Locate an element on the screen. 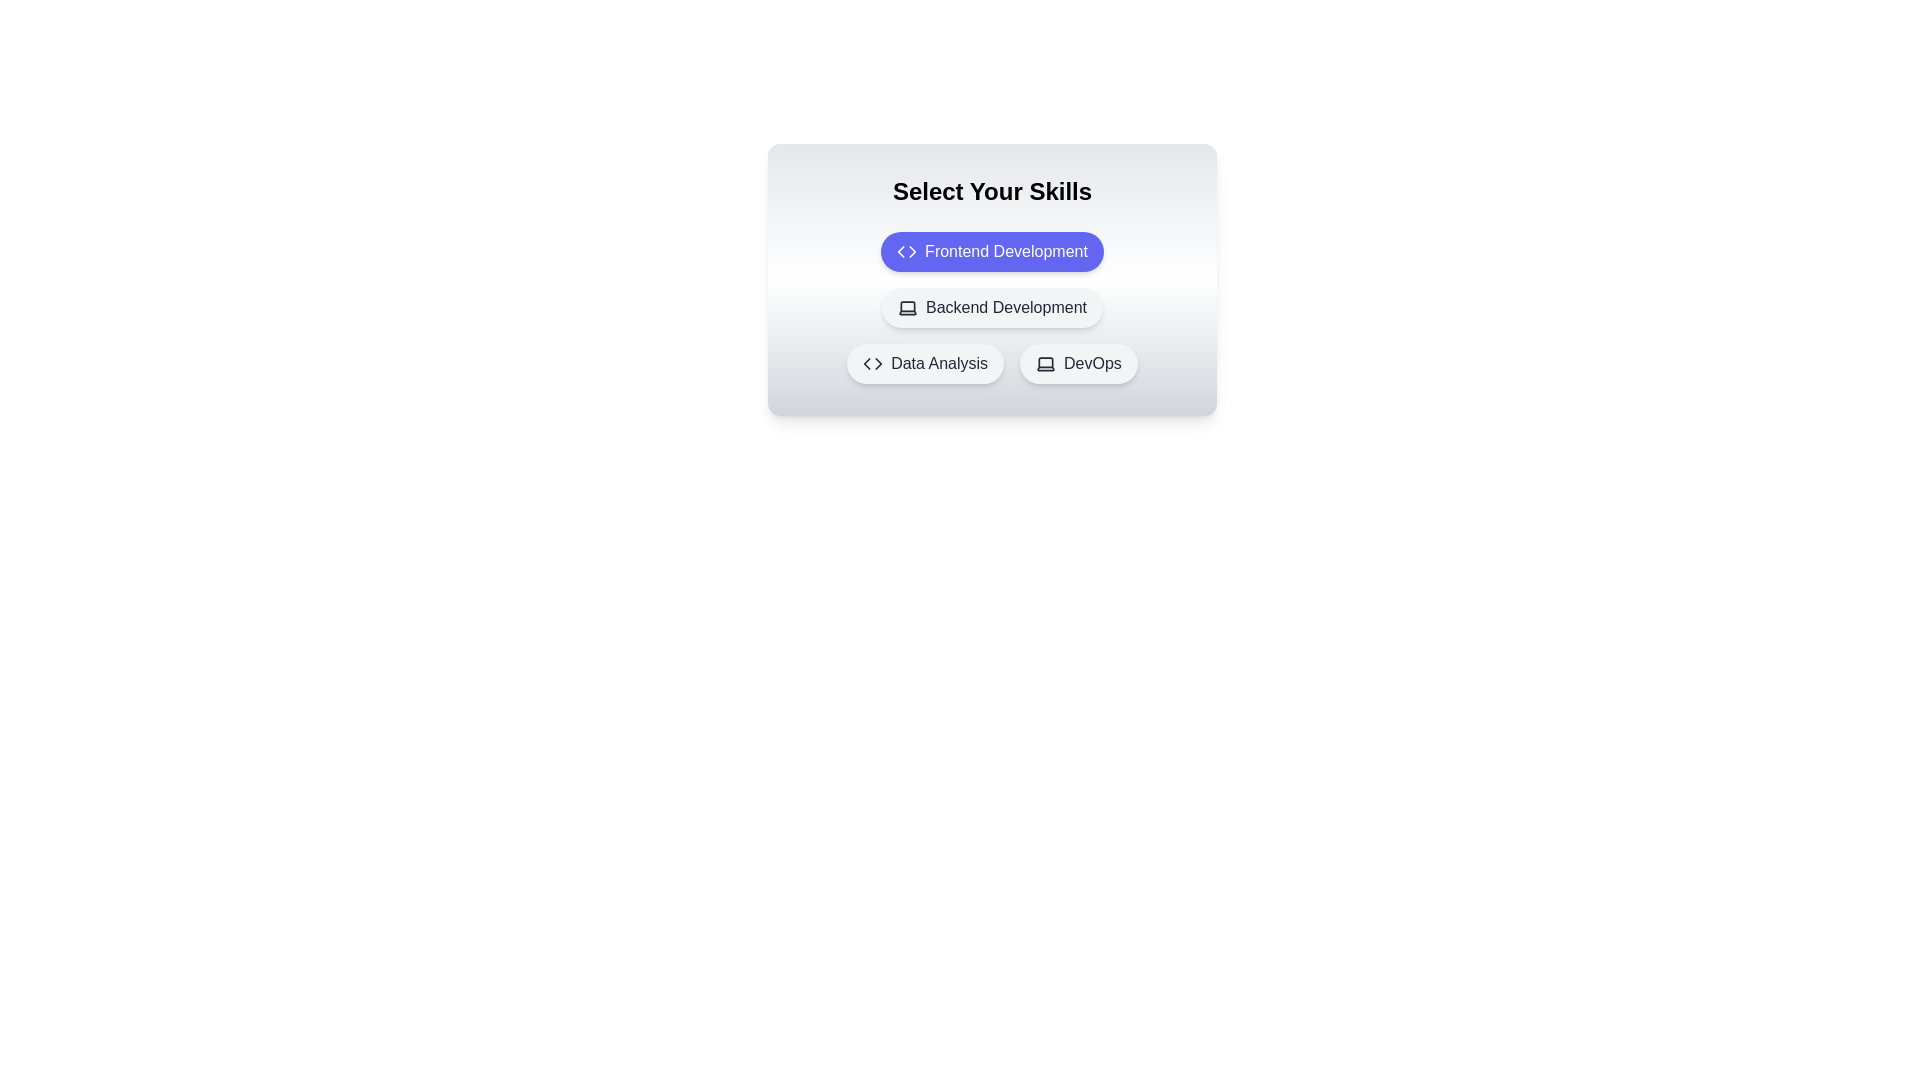 The image size is (1920, 1080). the skill chip labeled DevOps is located at coordinates (1078, 363).